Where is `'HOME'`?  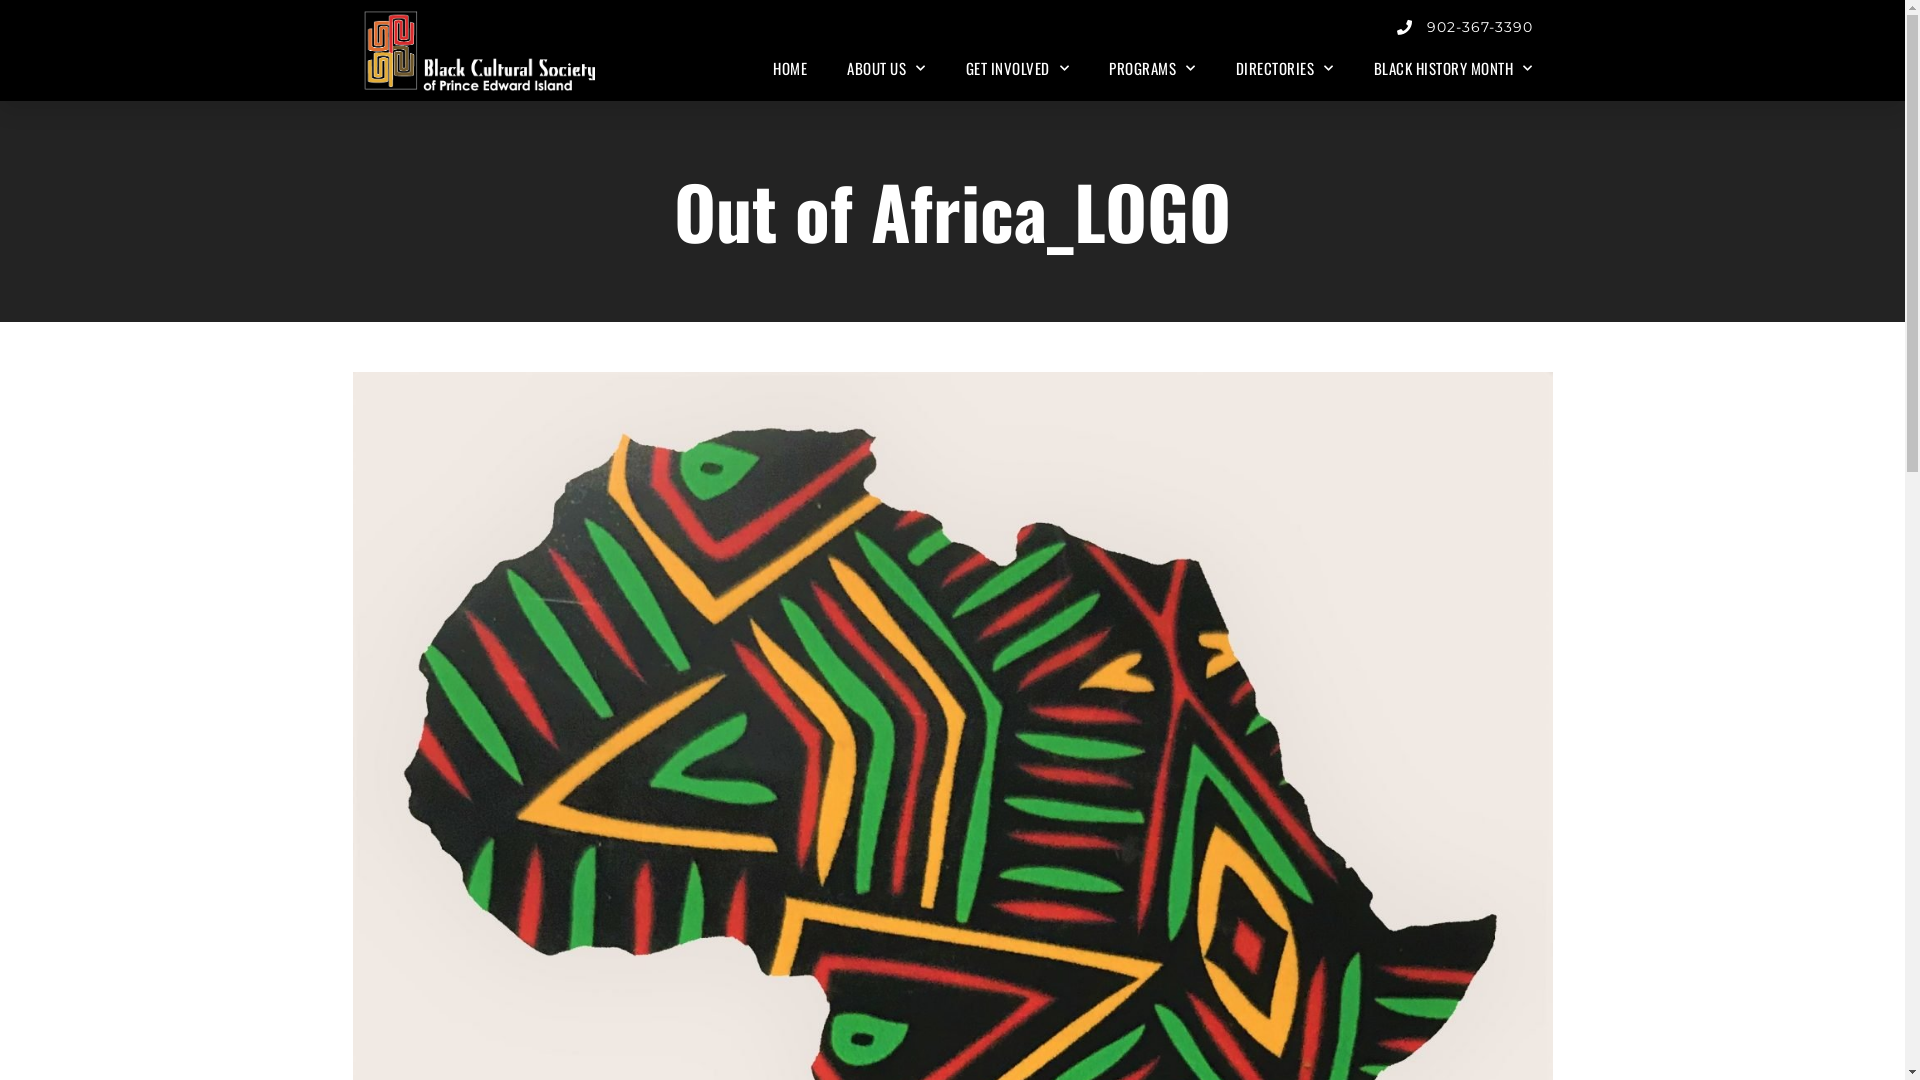 'HOME' is located at coordinates (789, 67).